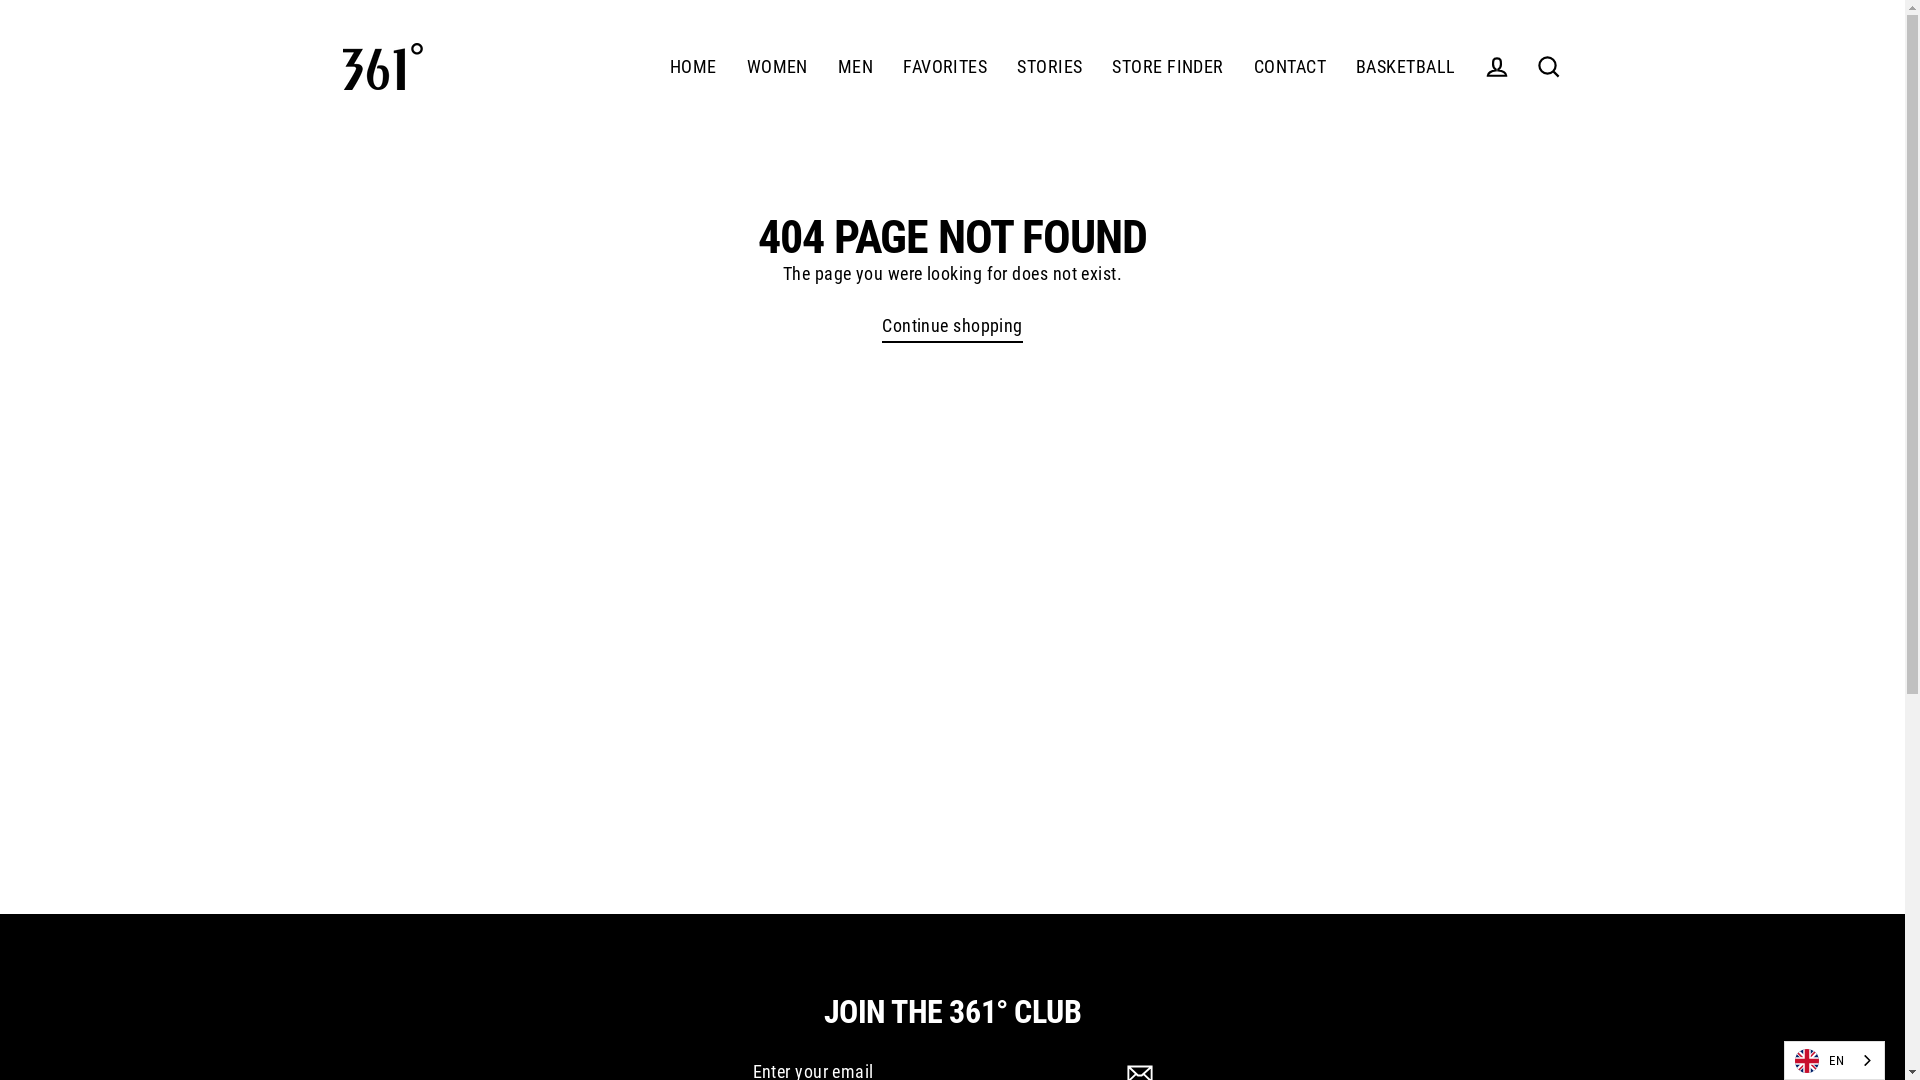 The image size is (1920, 1080). What do you see at coordinates (1547, 65) in the screenshot?
I see `'SEARCH'` at bounding box center [1547, 65].